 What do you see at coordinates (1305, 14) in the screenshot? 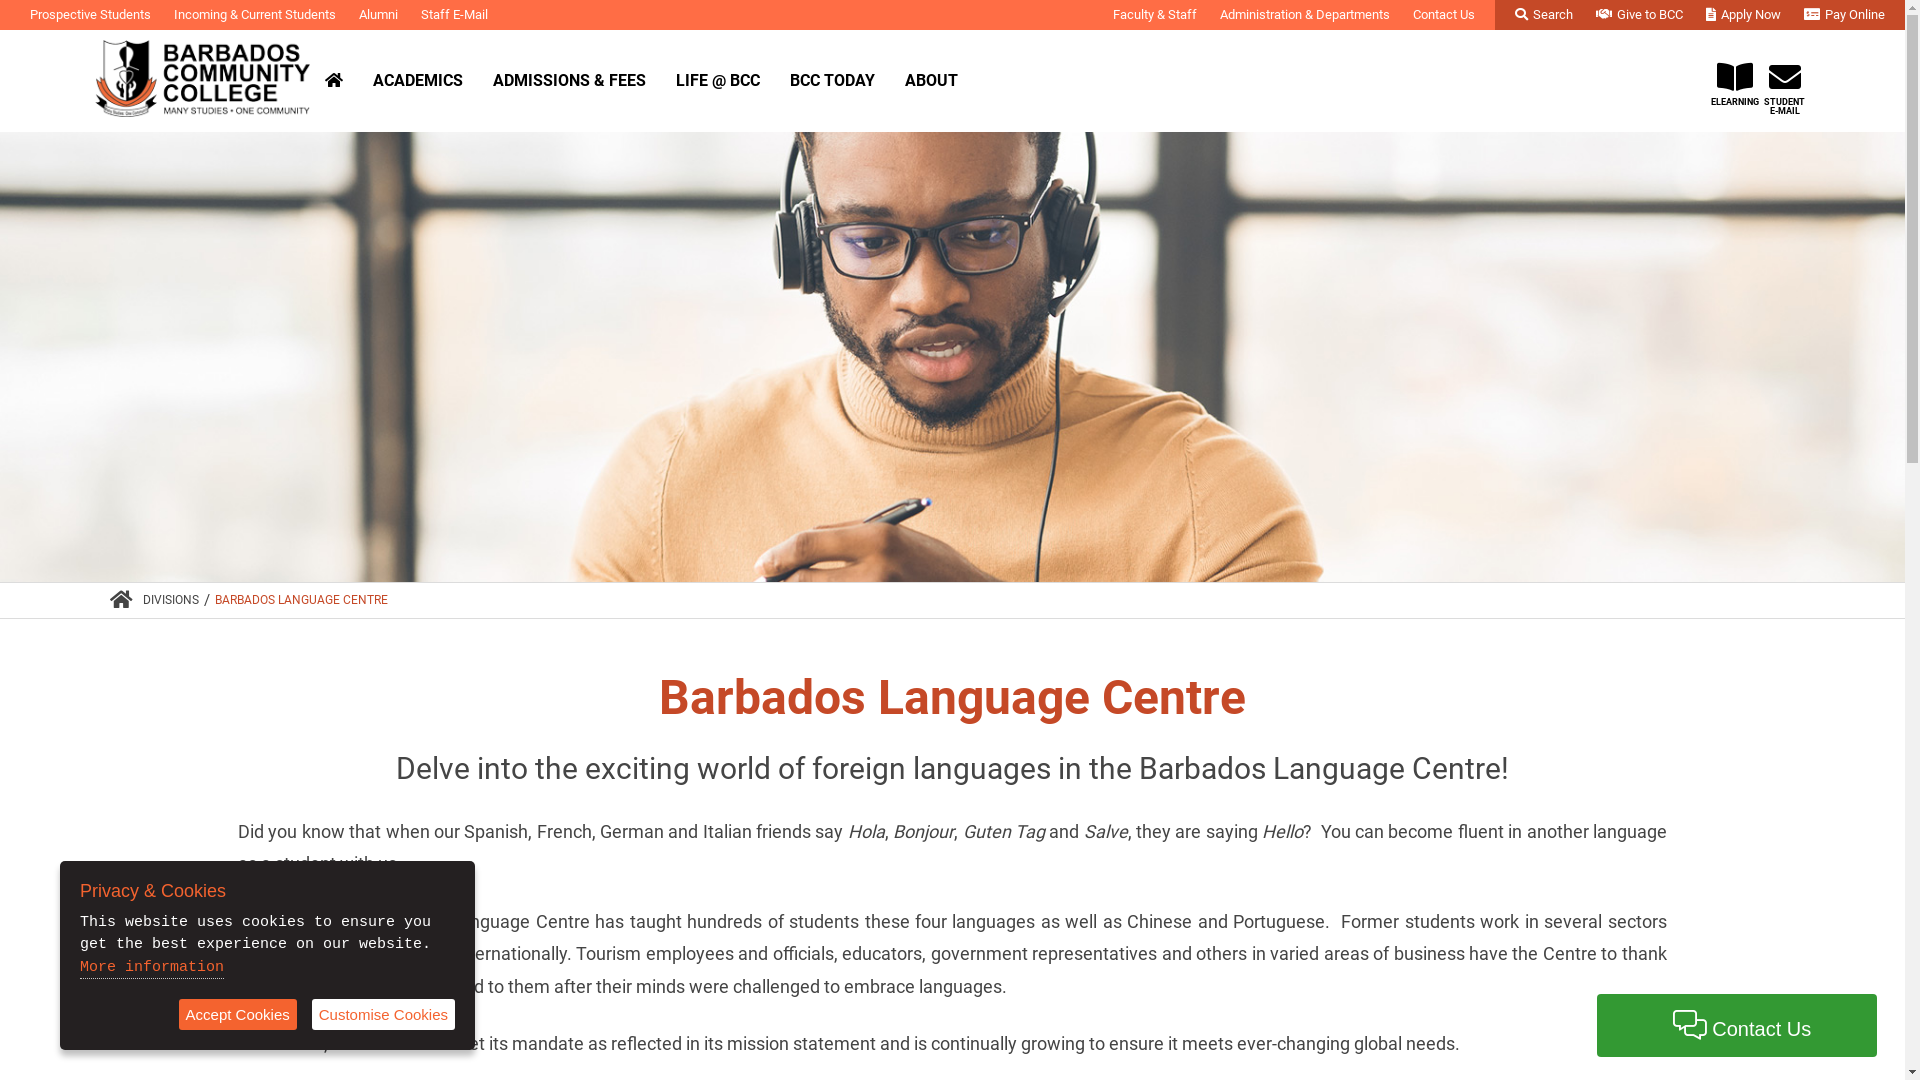
I see `'Administration & Departments'` at bounding box center [1305, 14].